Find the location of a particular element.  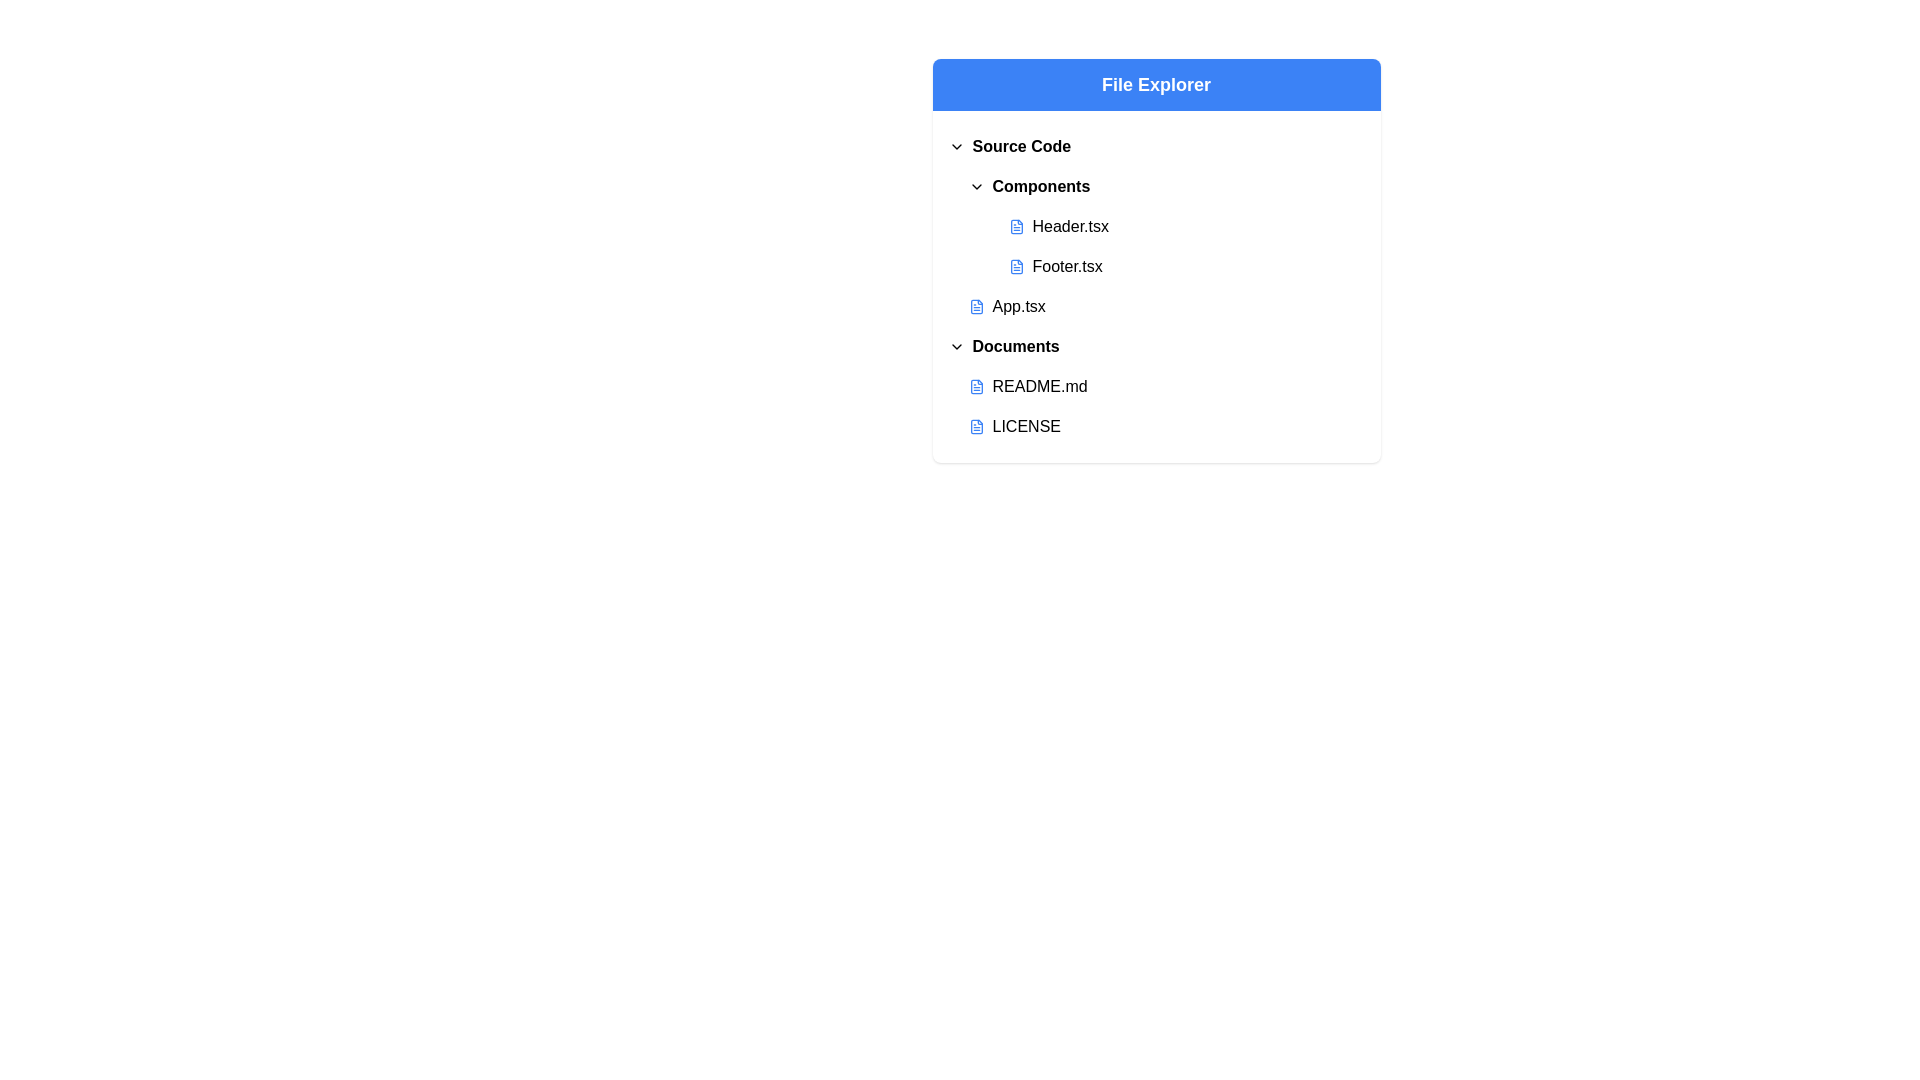

the selectable file entry 'App.tsx' in the file explorer, located in the 'Components' subsection of the 'Source Code' category is located at coordinates (1156, 307).